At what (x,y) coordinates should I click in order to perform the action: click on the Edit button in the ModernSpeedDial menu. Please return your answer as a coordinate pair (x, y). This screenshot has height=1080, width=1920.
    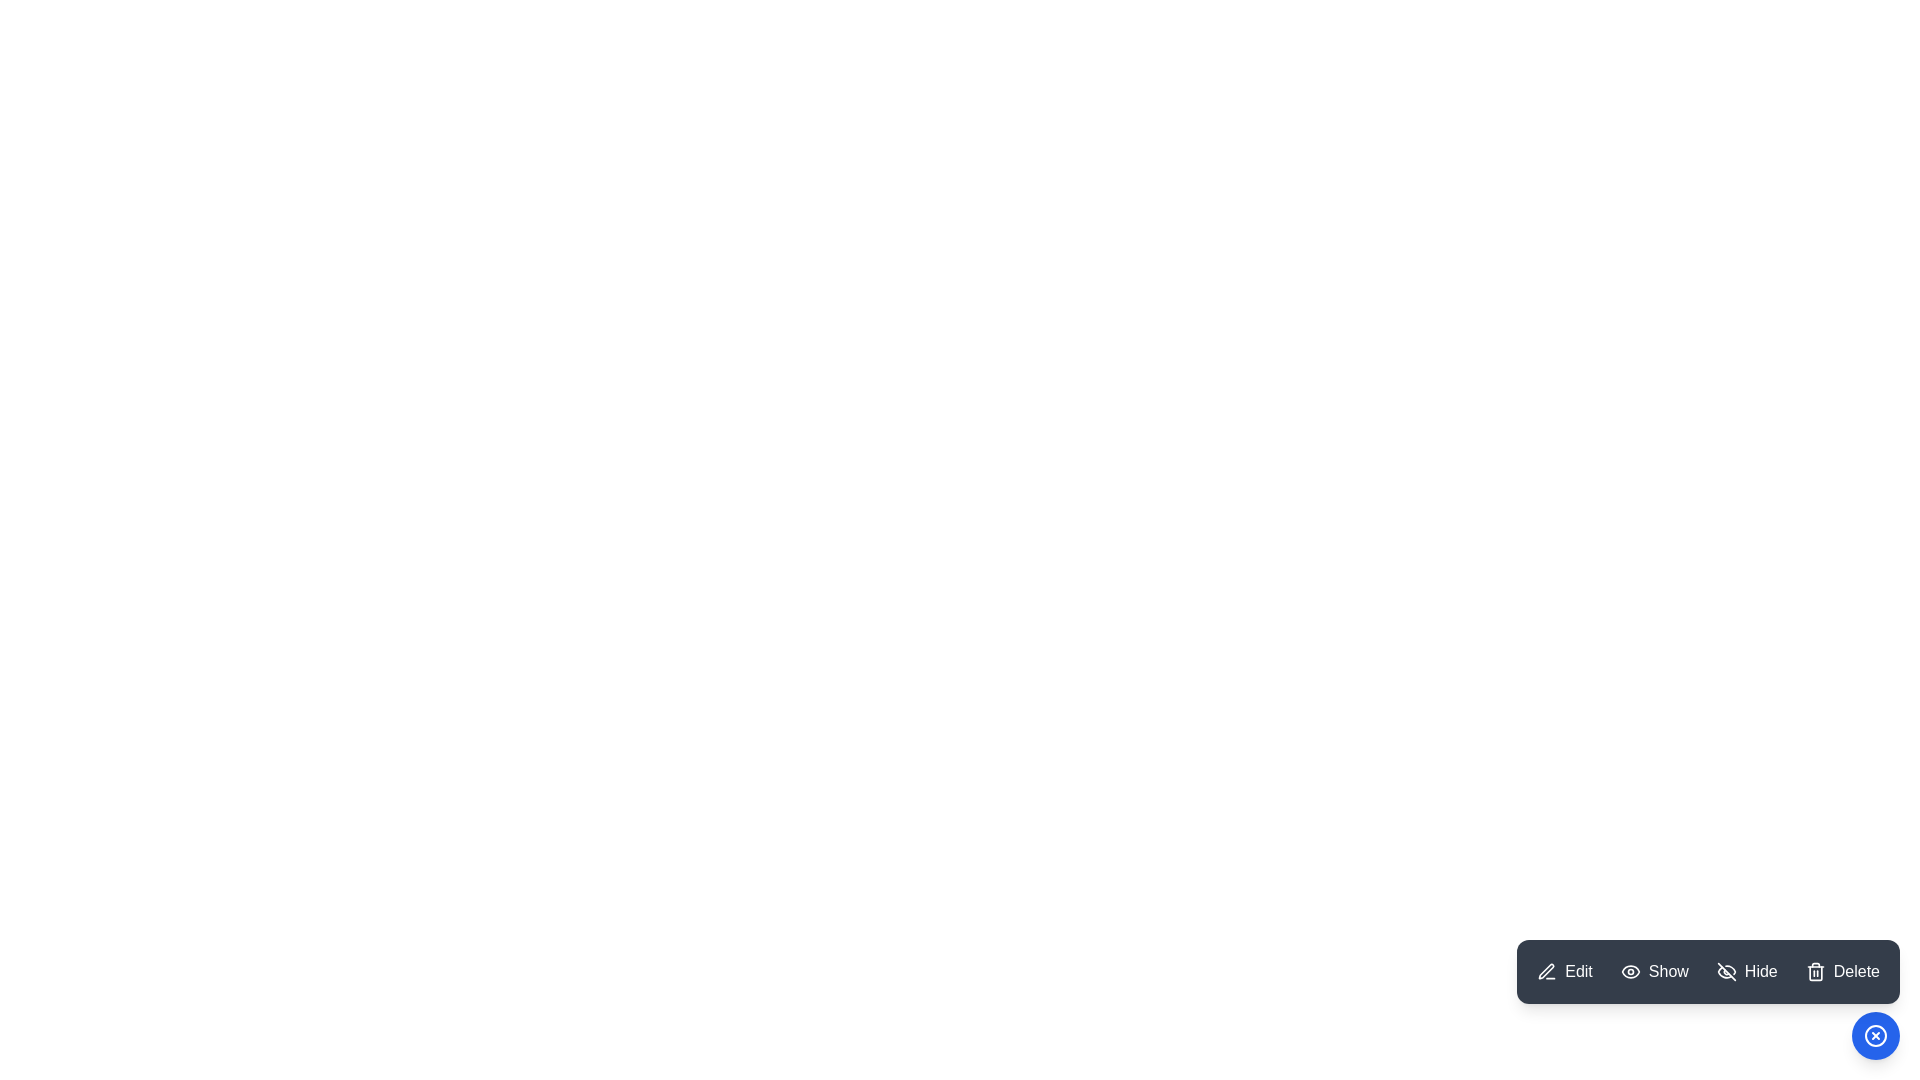
    Looking at the image, I should click on (1563, 971).